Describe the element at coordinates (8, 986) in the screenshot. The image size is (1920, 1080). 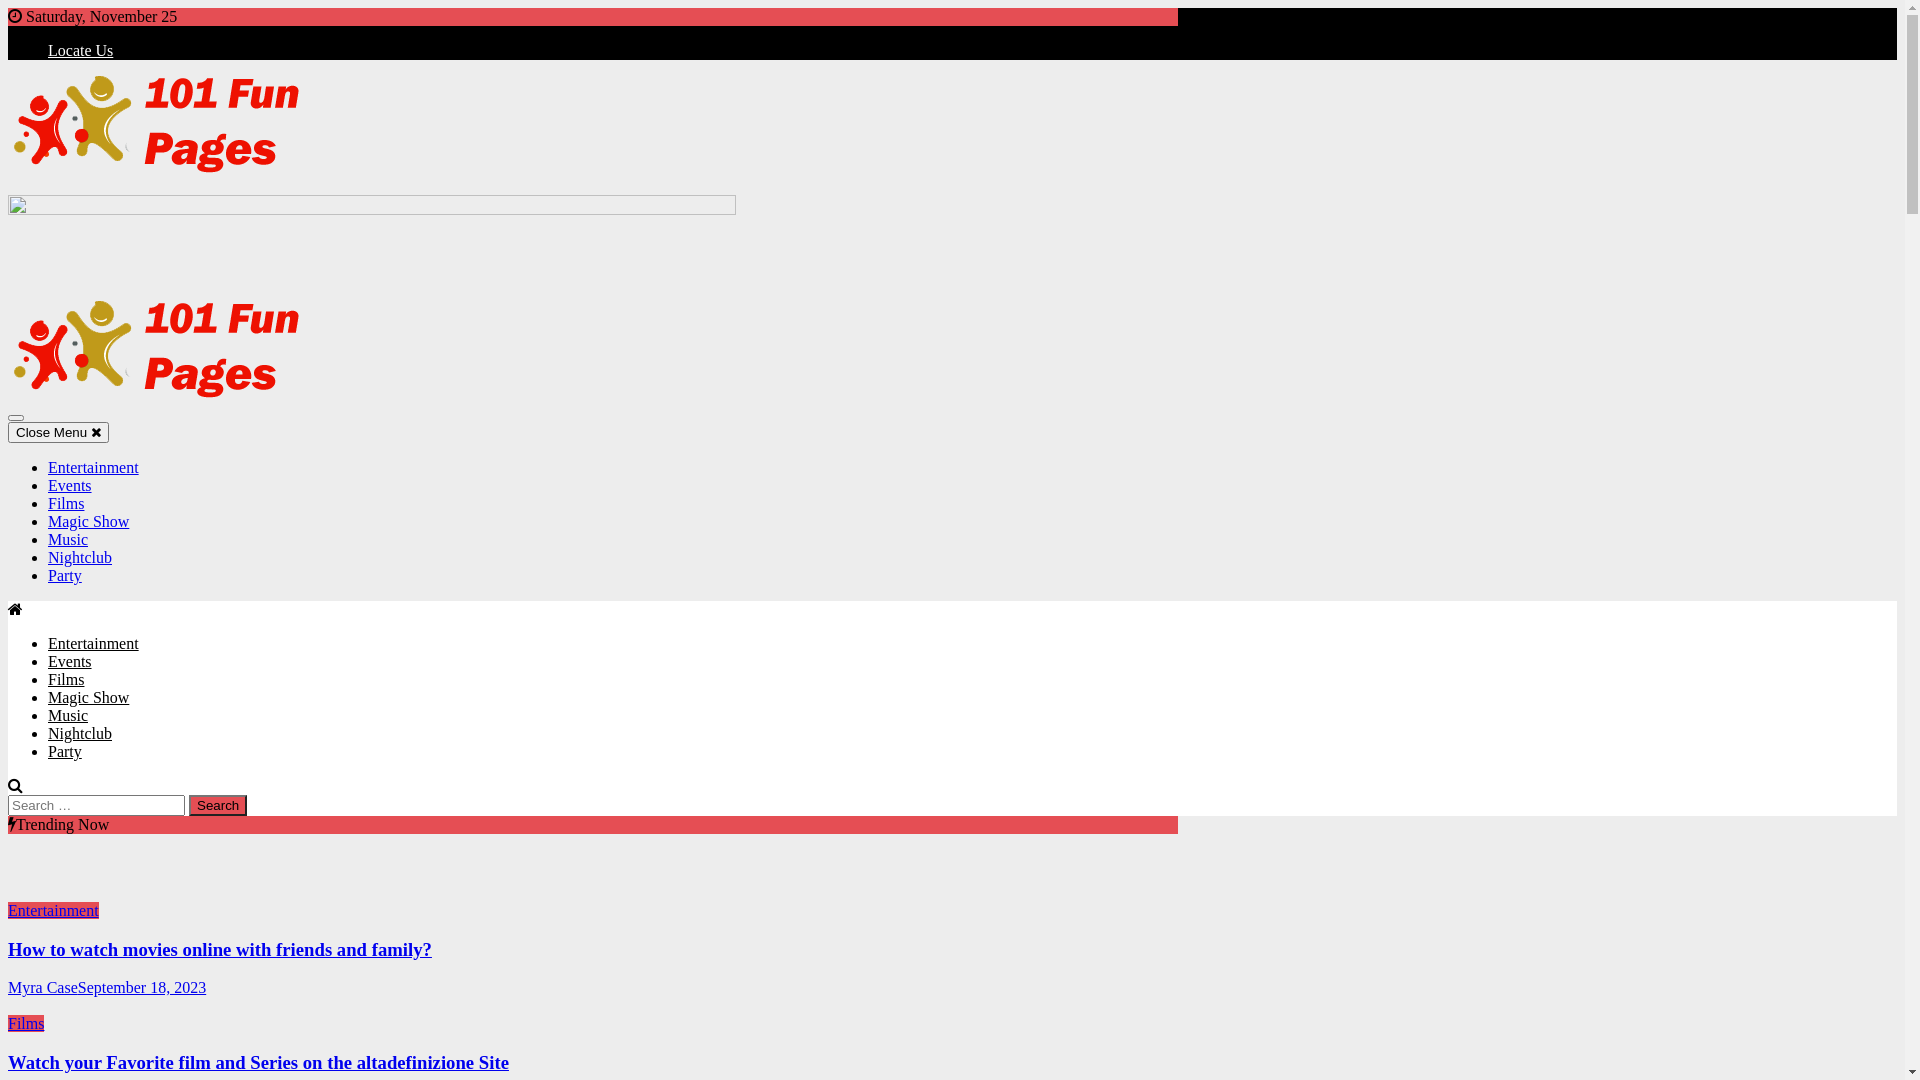
I see `'Myra Case'` at that location.